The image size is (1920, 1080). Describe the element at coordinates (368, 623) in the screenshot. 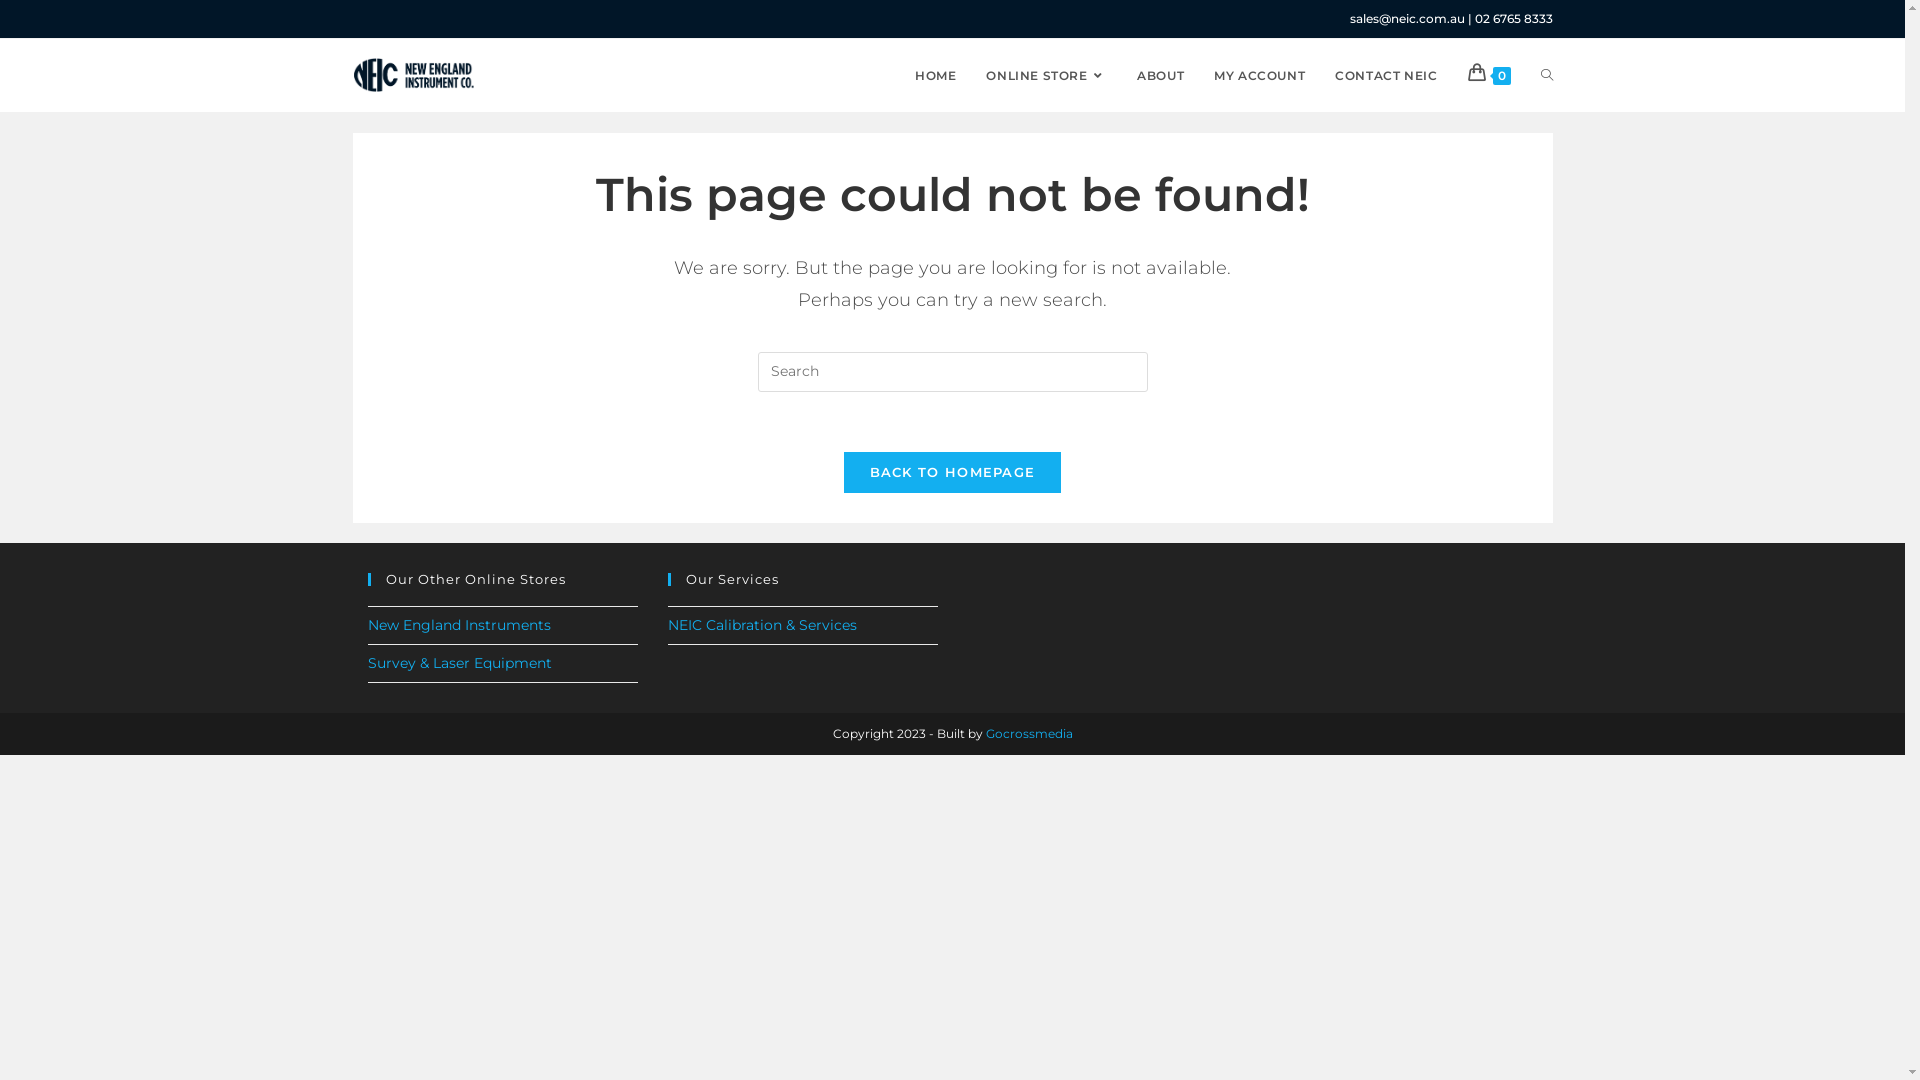

I see `'New England Instruments'` at that location.